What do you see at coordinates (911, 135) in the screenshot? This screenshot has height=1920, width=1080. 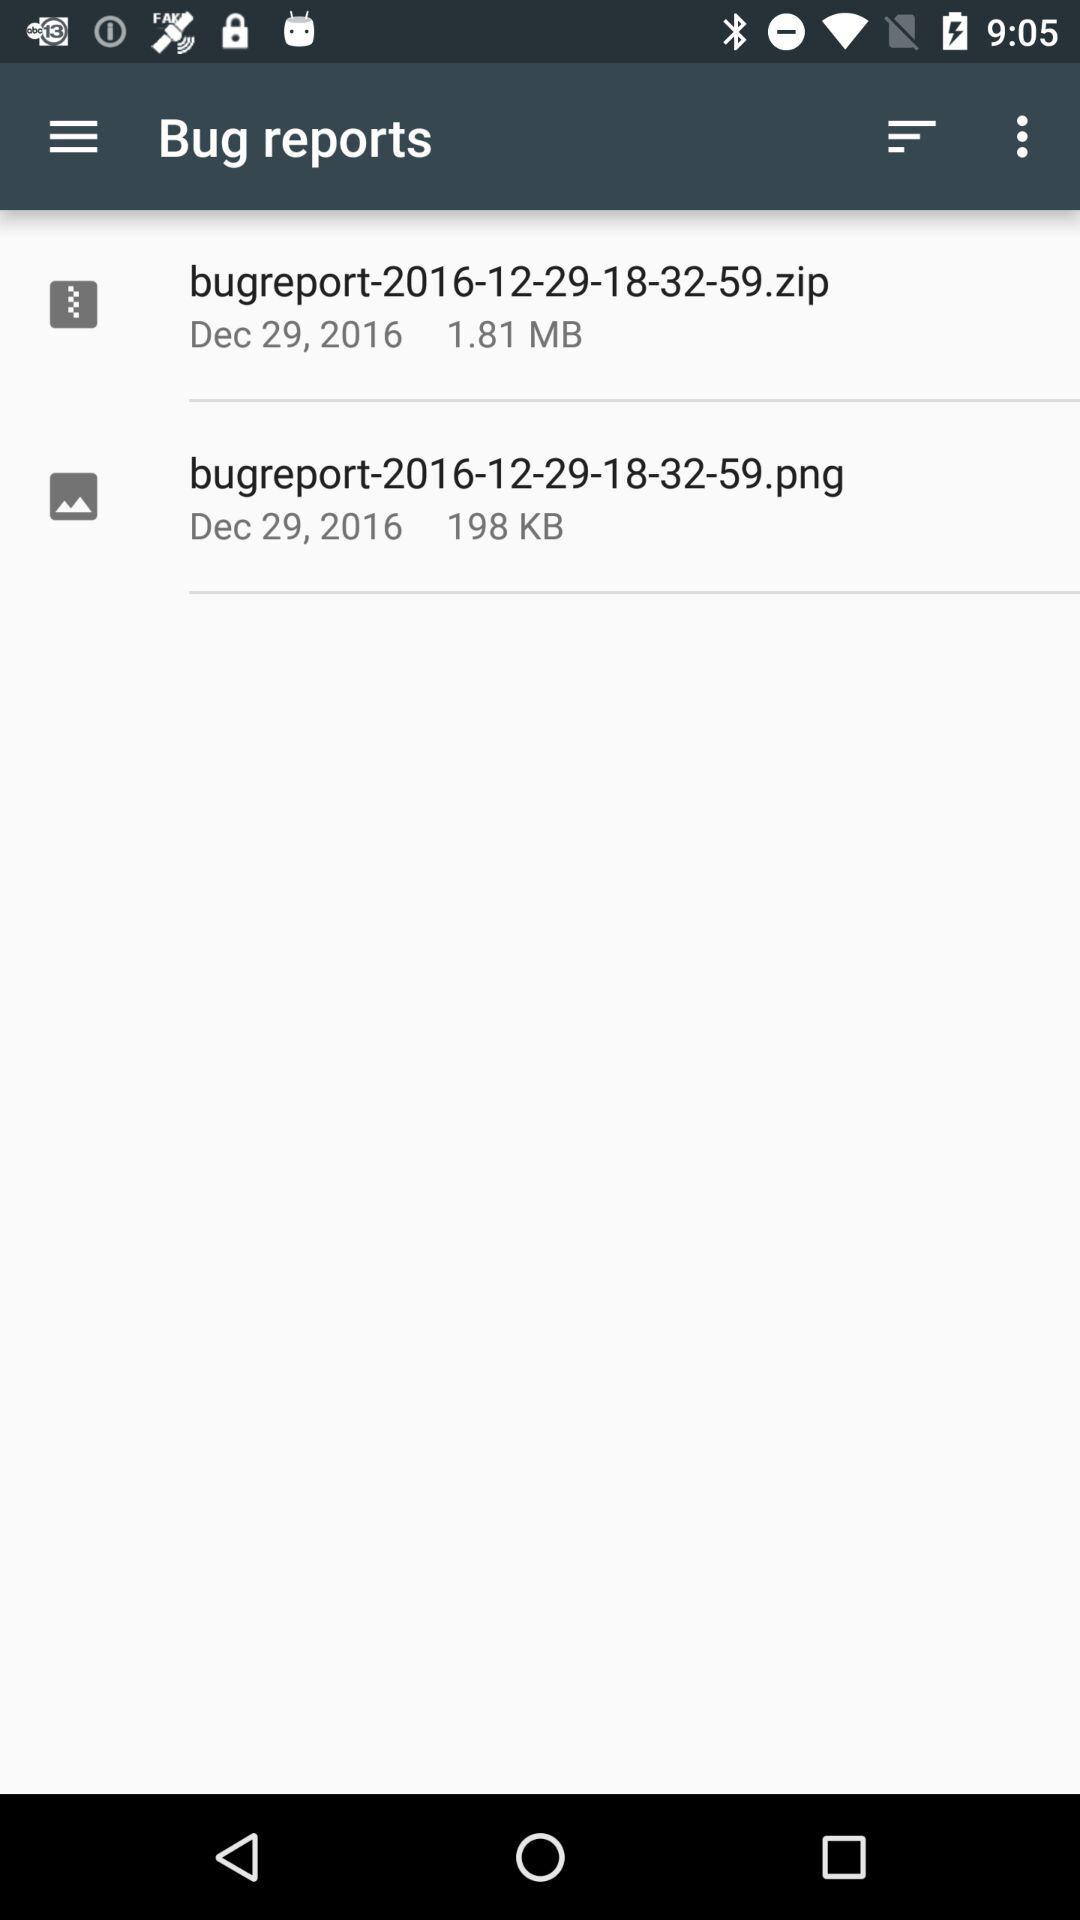 I see `item above bugreport 2016 12` at bounding box center [911, 135].